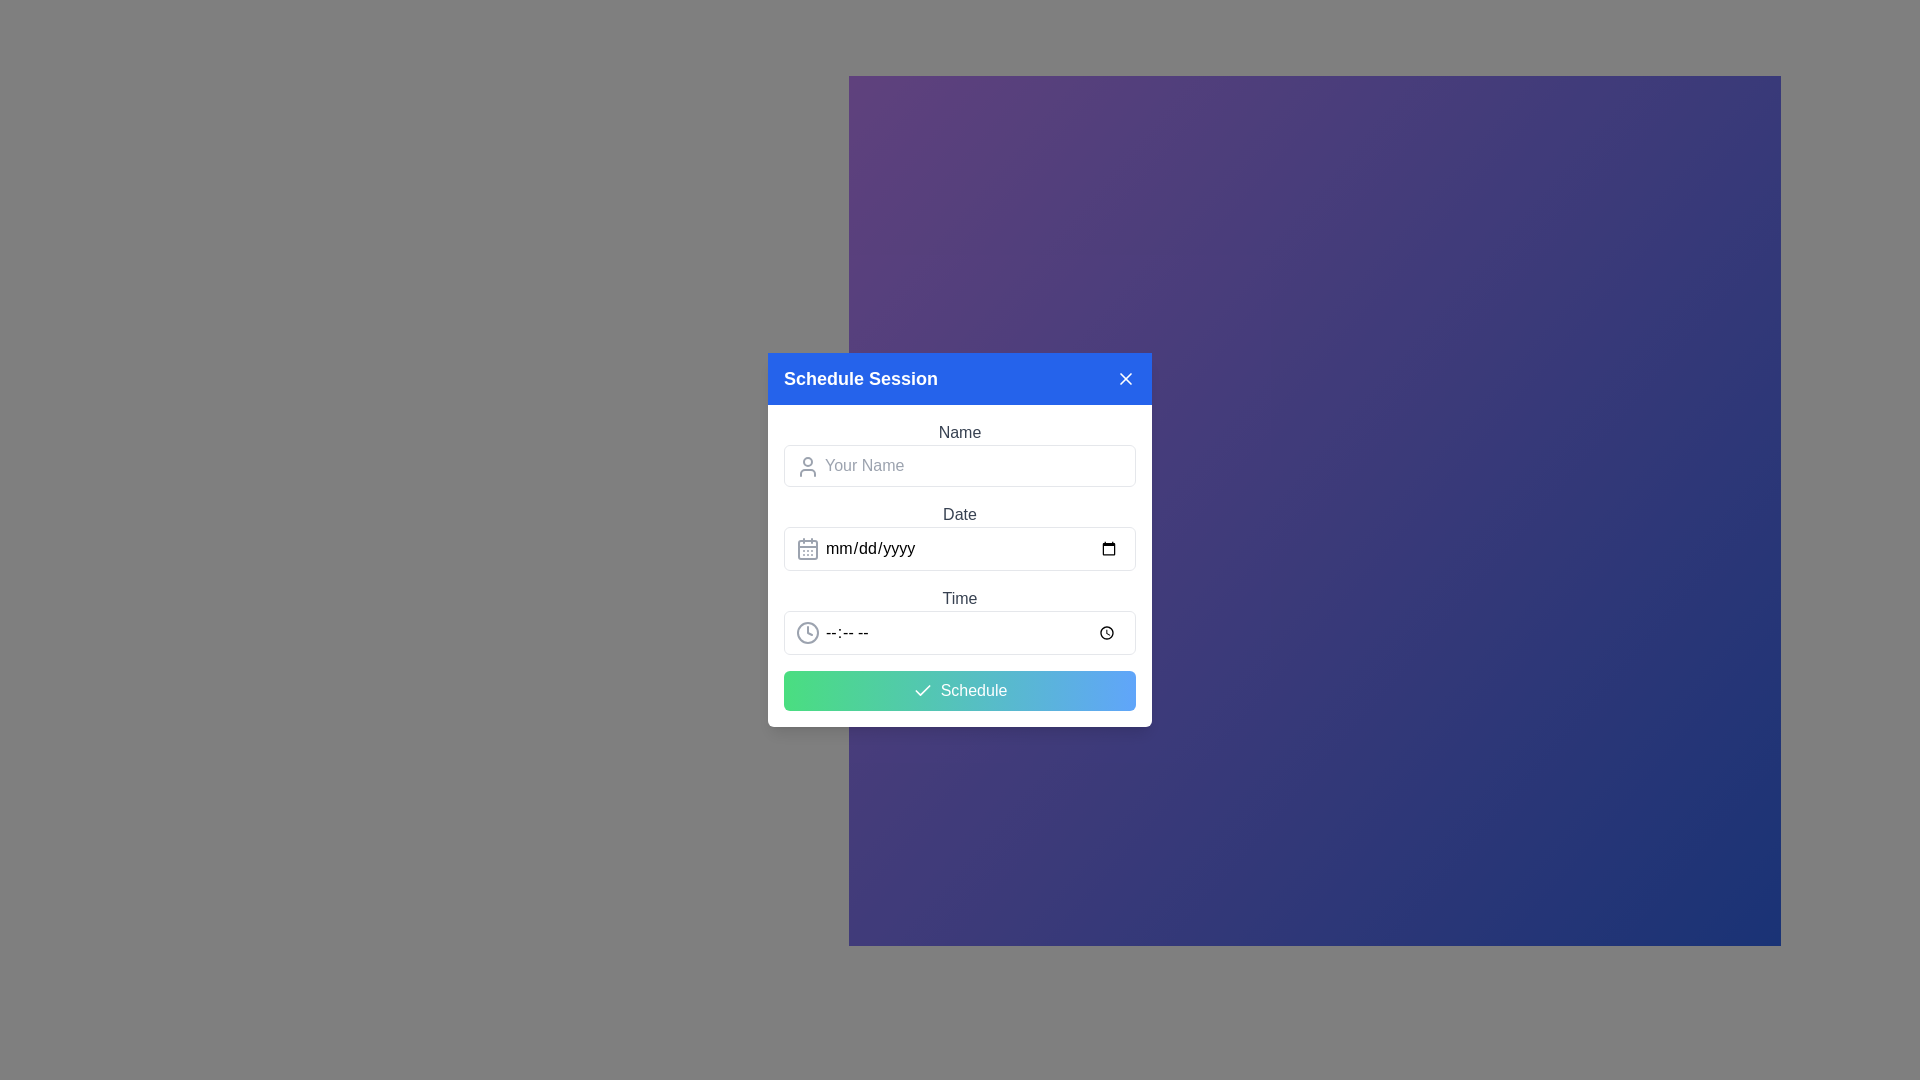 The height and width of the screenshot is (1080, 1920). Describe the element at coordinates (960, 689) in the screenshot. I see `the submission button located in the 'Schedule Session' modal dialog` at that location.